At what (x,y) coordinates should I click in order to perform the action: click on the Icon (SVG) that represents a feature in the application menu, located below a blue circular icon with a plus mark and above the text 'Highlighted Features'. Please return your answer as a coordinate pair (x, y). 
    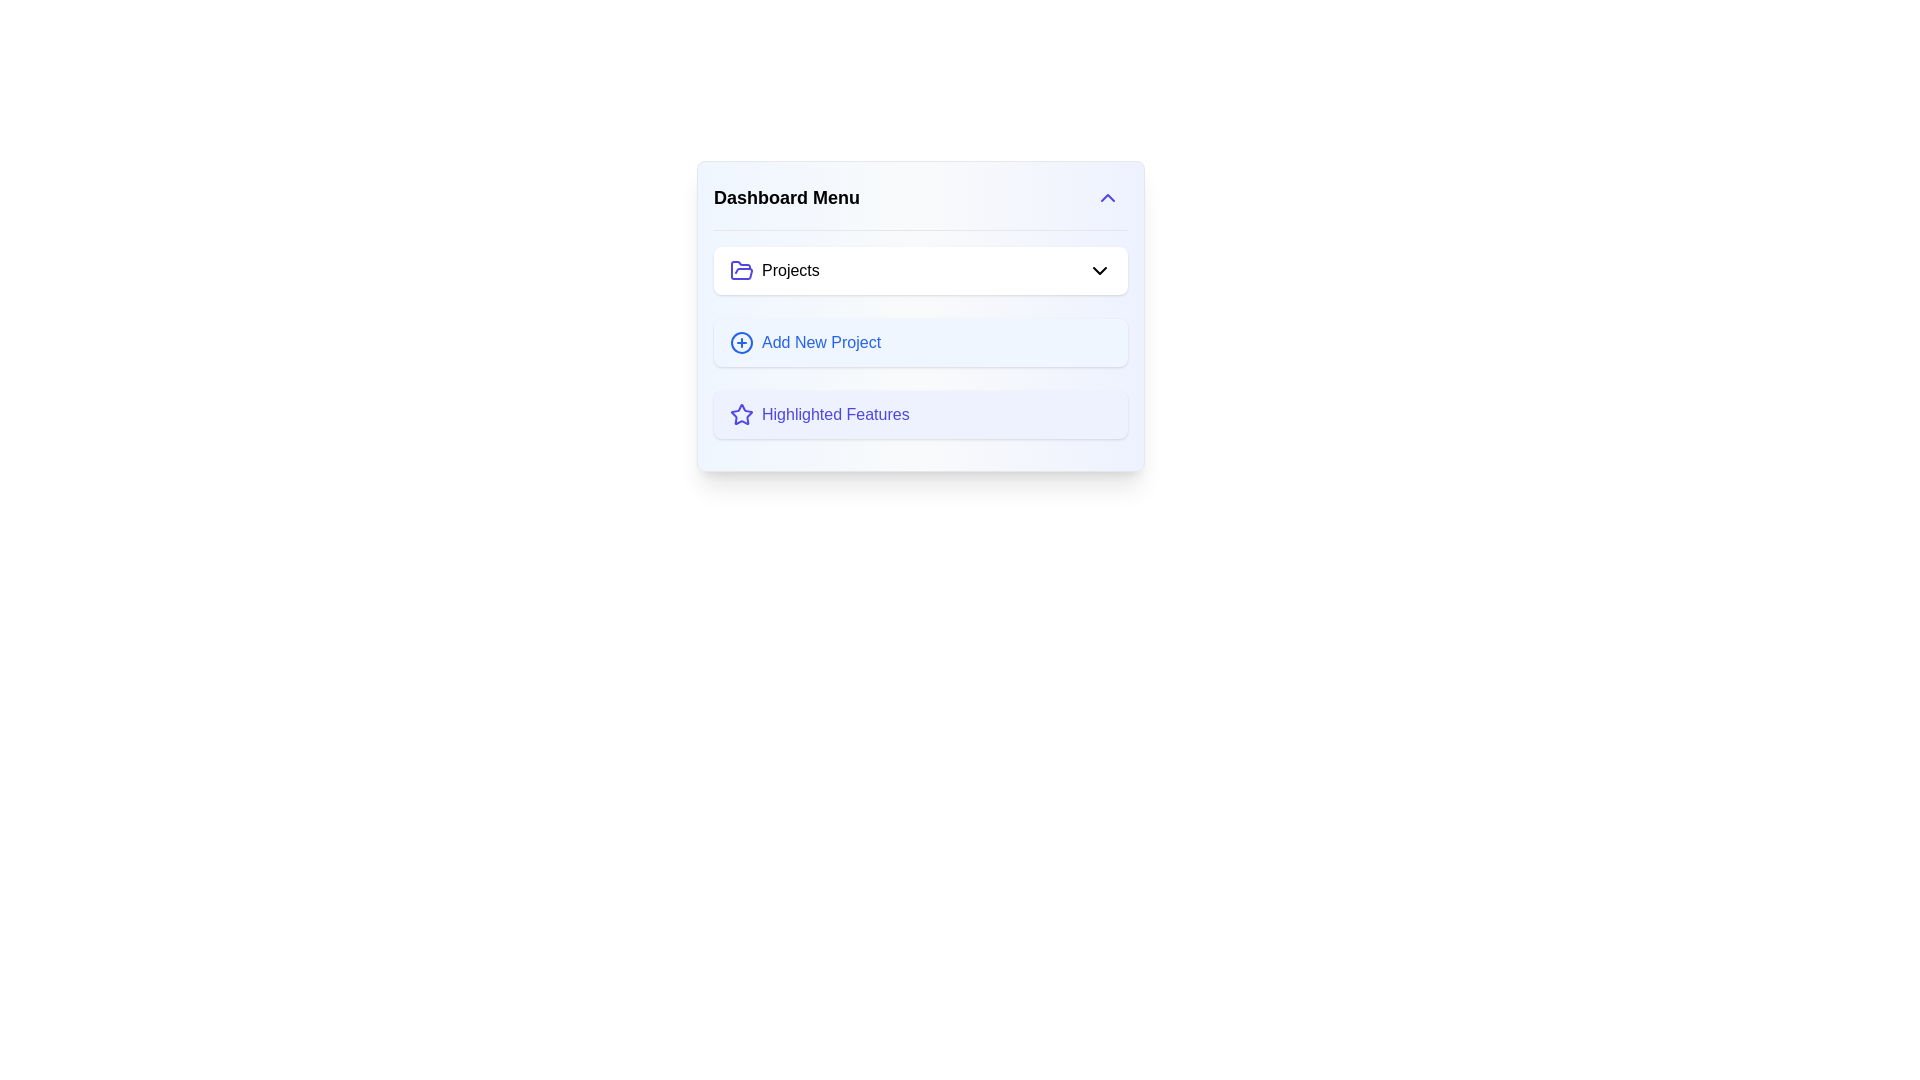
    Looking at the image, I should click on (741, 413).